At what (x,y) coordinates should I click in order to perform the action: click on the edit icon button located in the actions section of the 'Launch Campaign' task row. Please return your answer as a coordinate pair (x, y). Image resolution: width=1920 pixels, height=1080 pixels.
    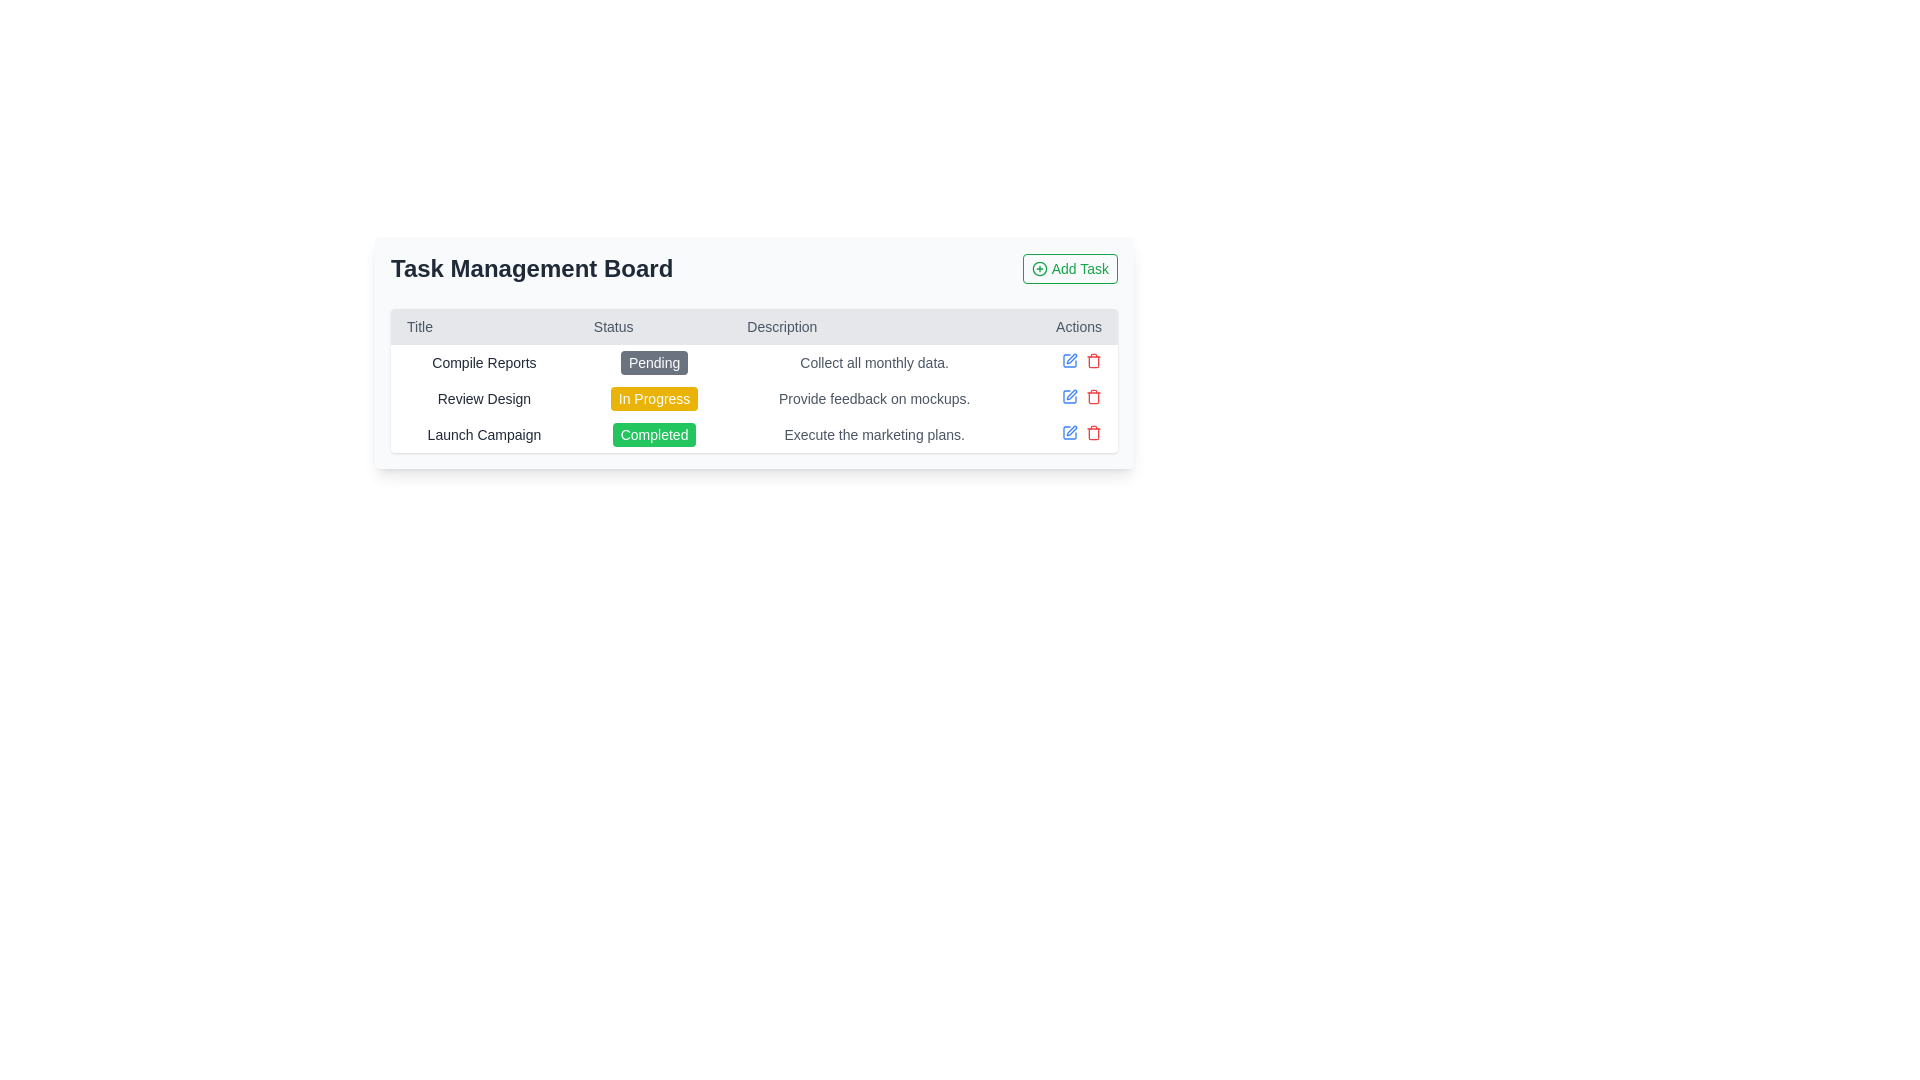
    Looking at the image, I should click on (1070, 394).